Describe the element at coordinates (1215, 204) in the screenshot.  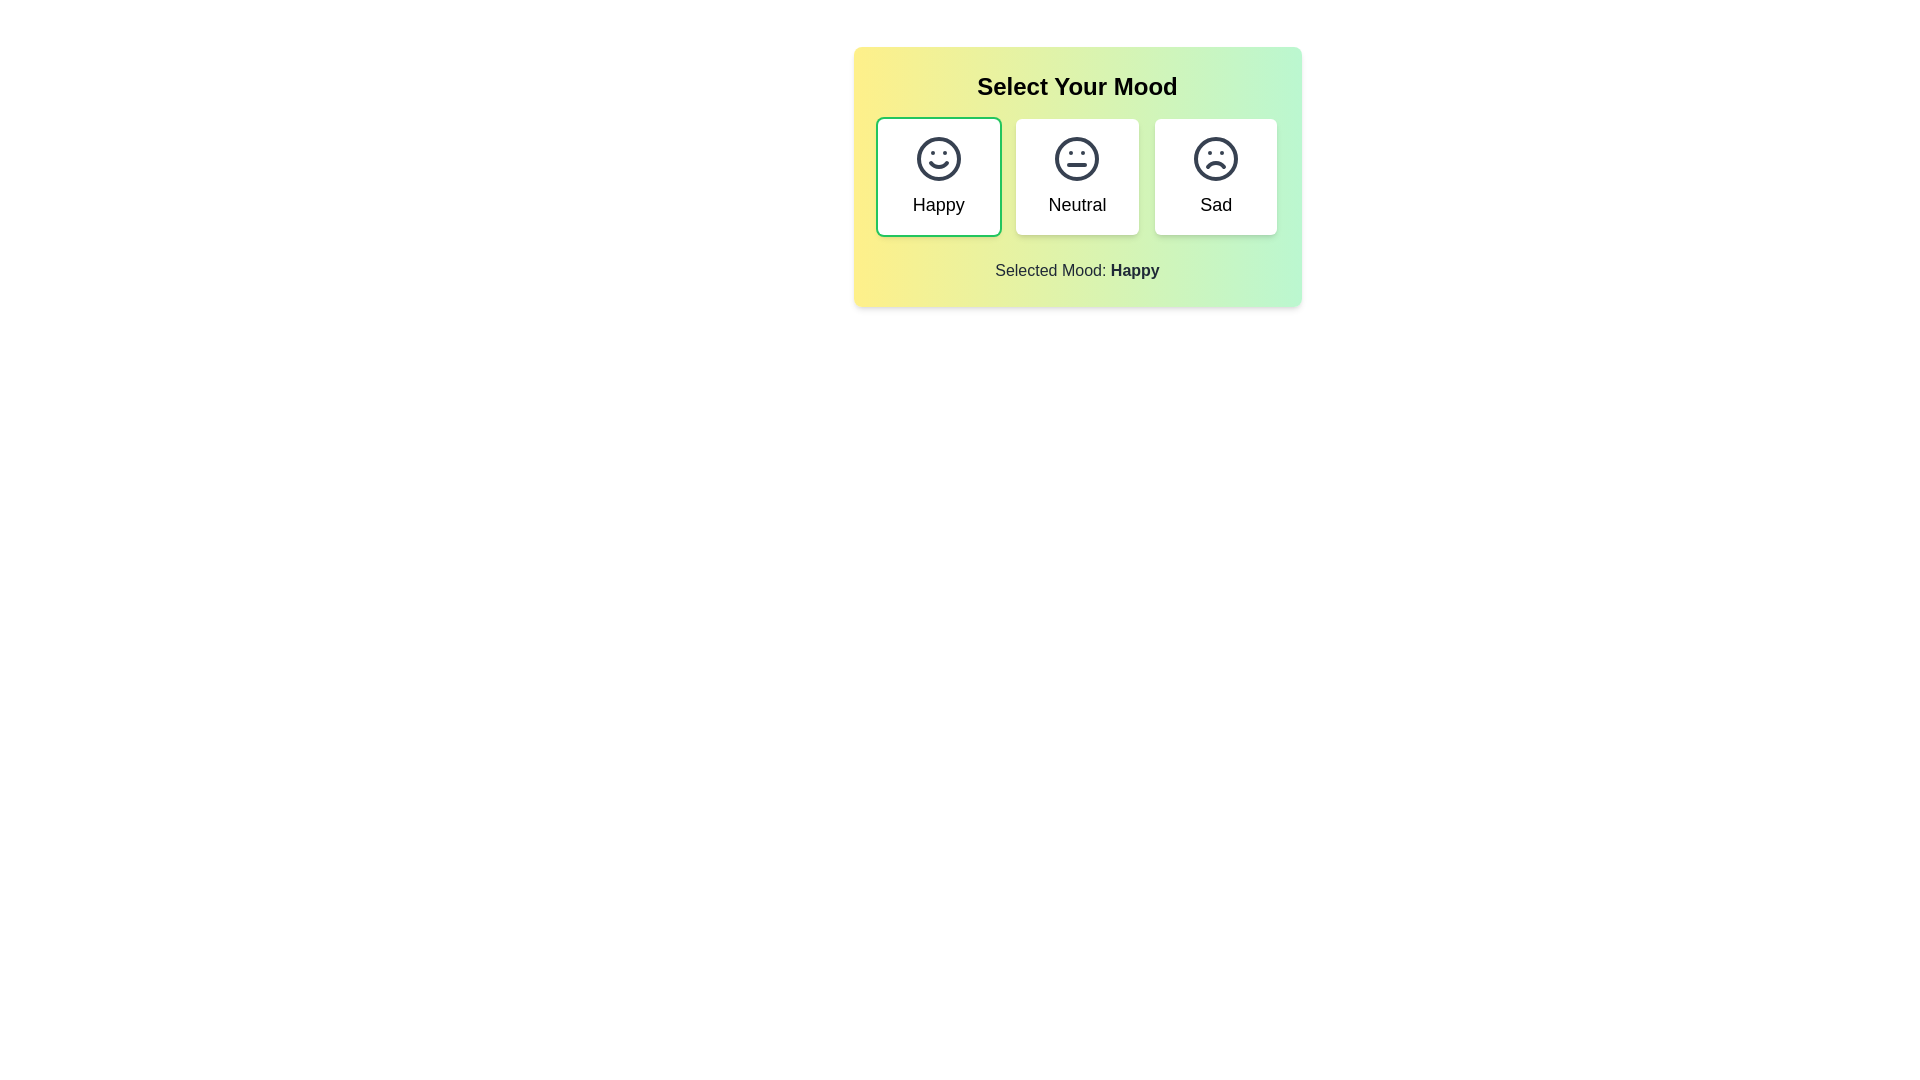
I see `the text label displaying 'Sad', which is located below a frown face icon on the third tile from the left in the mood options row` at that location.